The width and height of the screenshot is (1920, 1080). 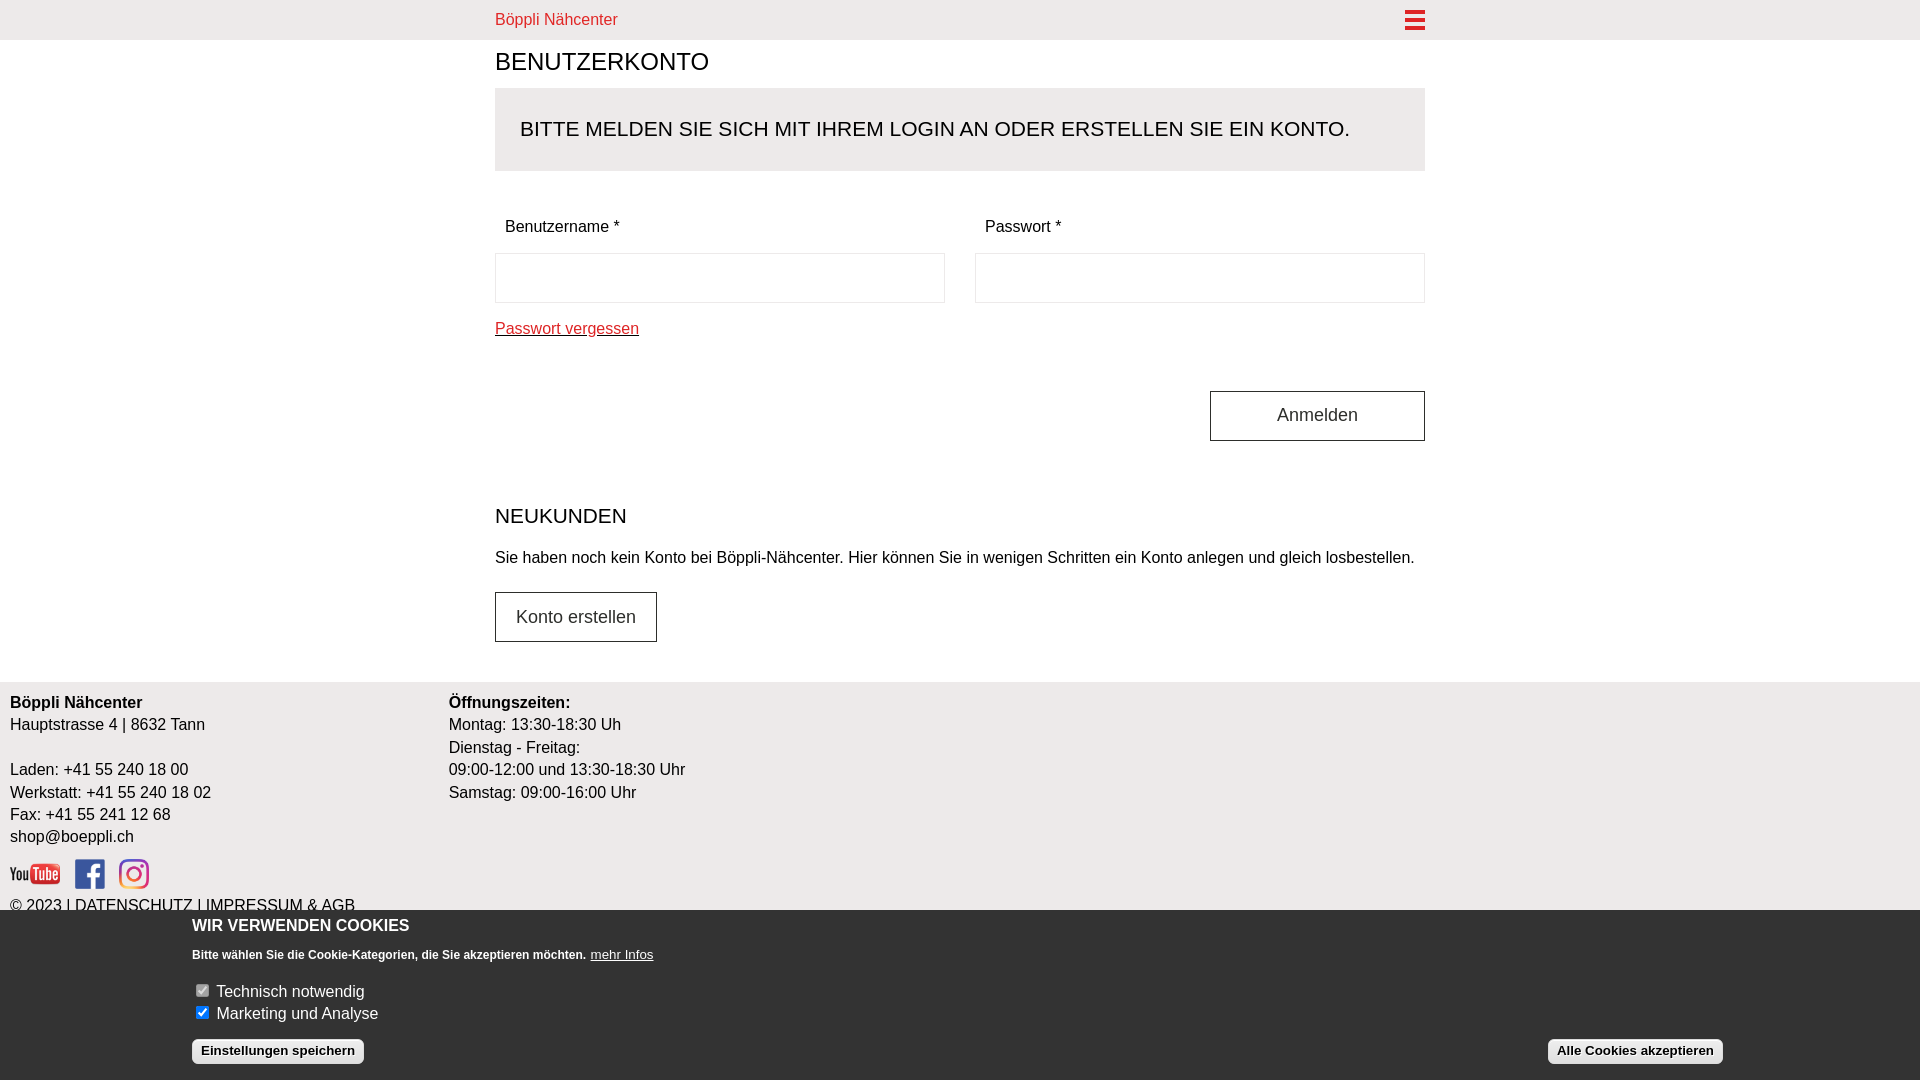 I want to click on 'Einstellungen speichern', so click(x=277, y=1050).